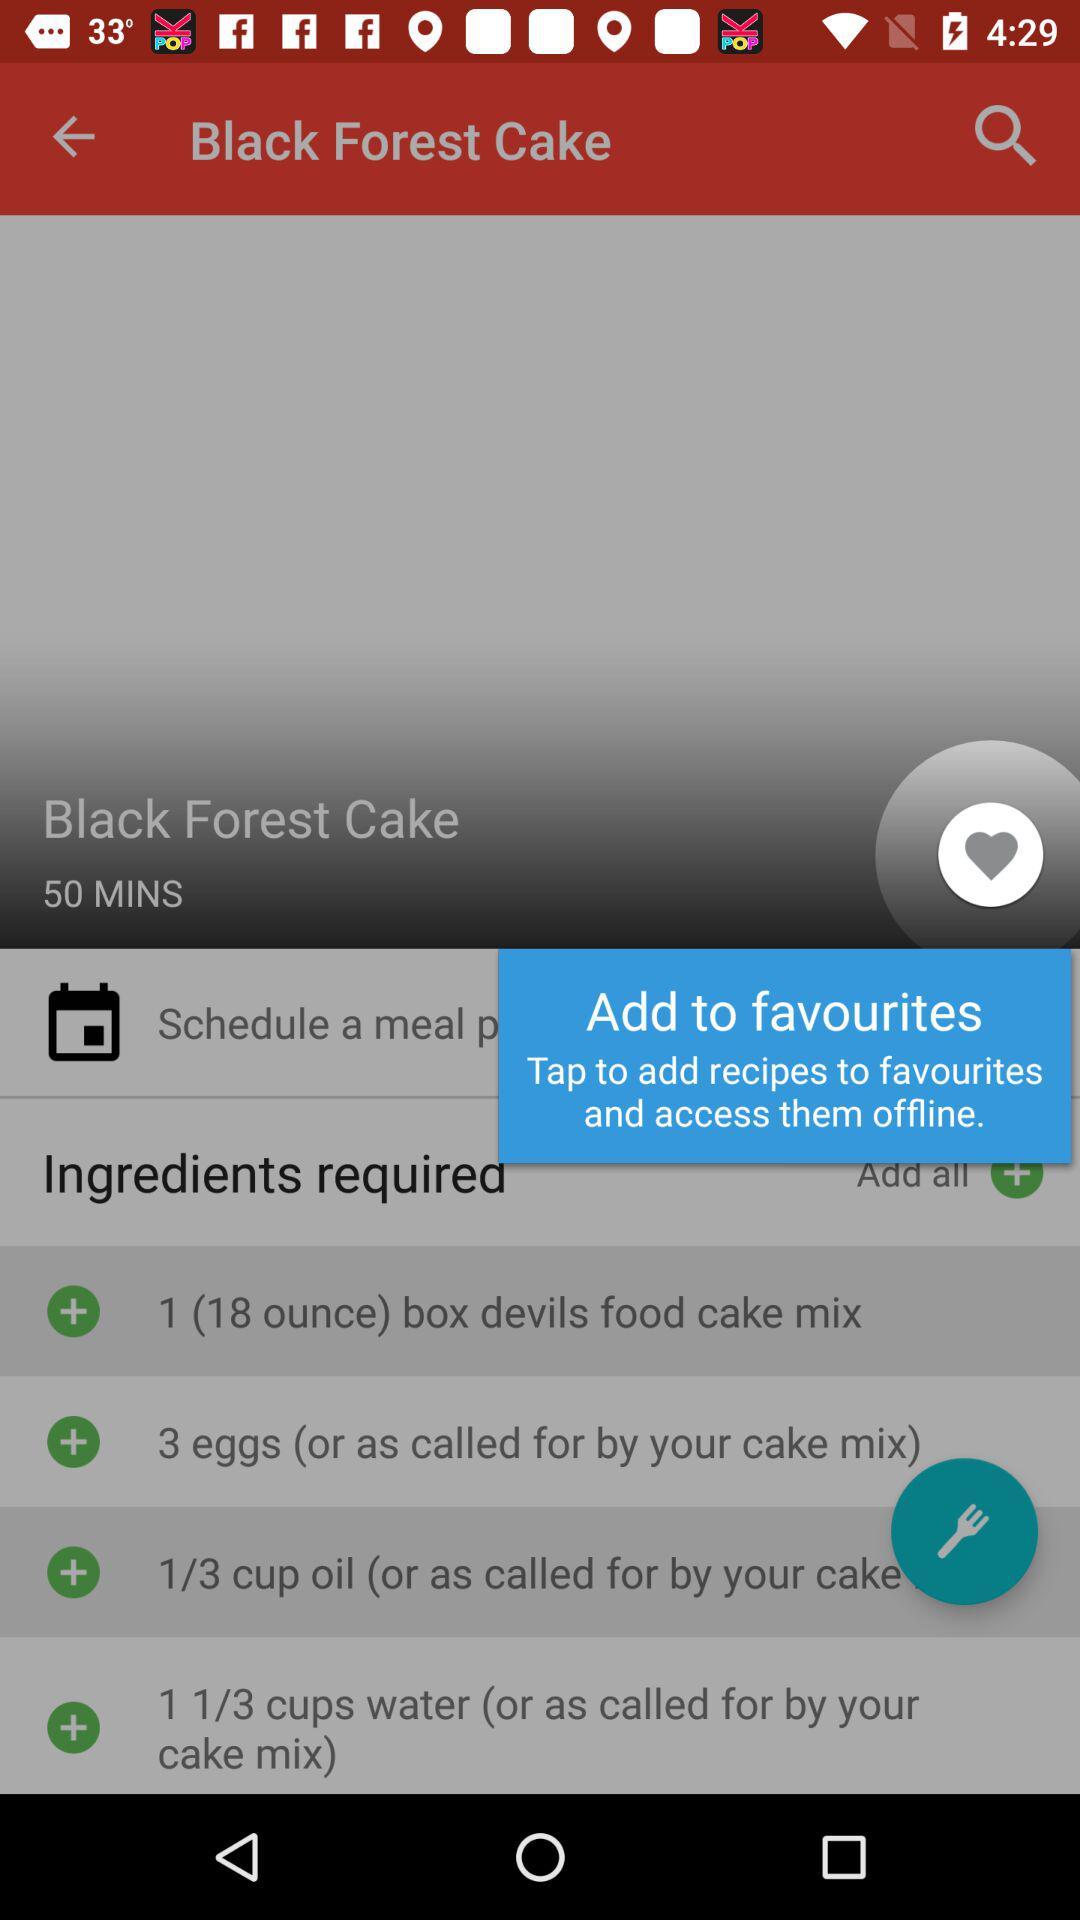 The width and height of the screenshot is (1080, 1920). Describe the element at coordinates (963, 1530) in the screenshot. I see `the edit icon` at that location.